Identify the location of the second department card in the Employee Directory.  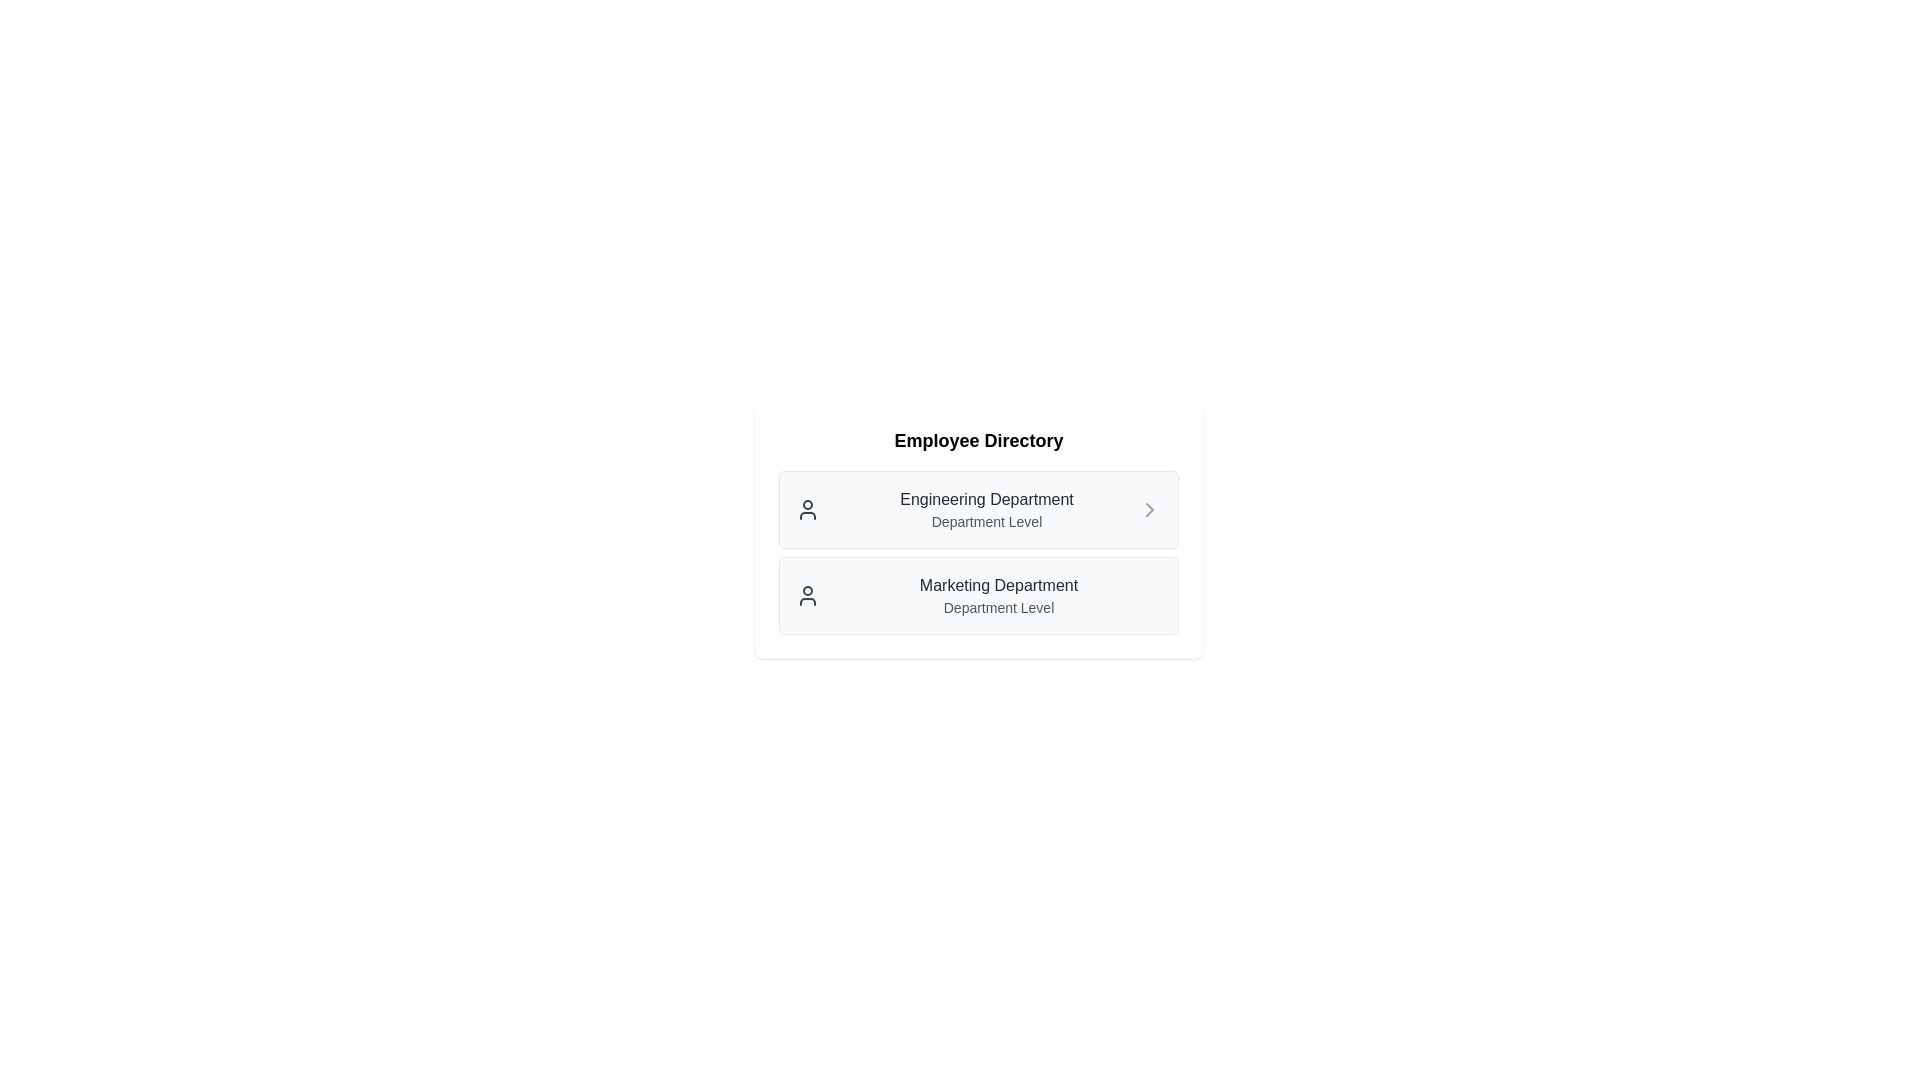
(979, 552).